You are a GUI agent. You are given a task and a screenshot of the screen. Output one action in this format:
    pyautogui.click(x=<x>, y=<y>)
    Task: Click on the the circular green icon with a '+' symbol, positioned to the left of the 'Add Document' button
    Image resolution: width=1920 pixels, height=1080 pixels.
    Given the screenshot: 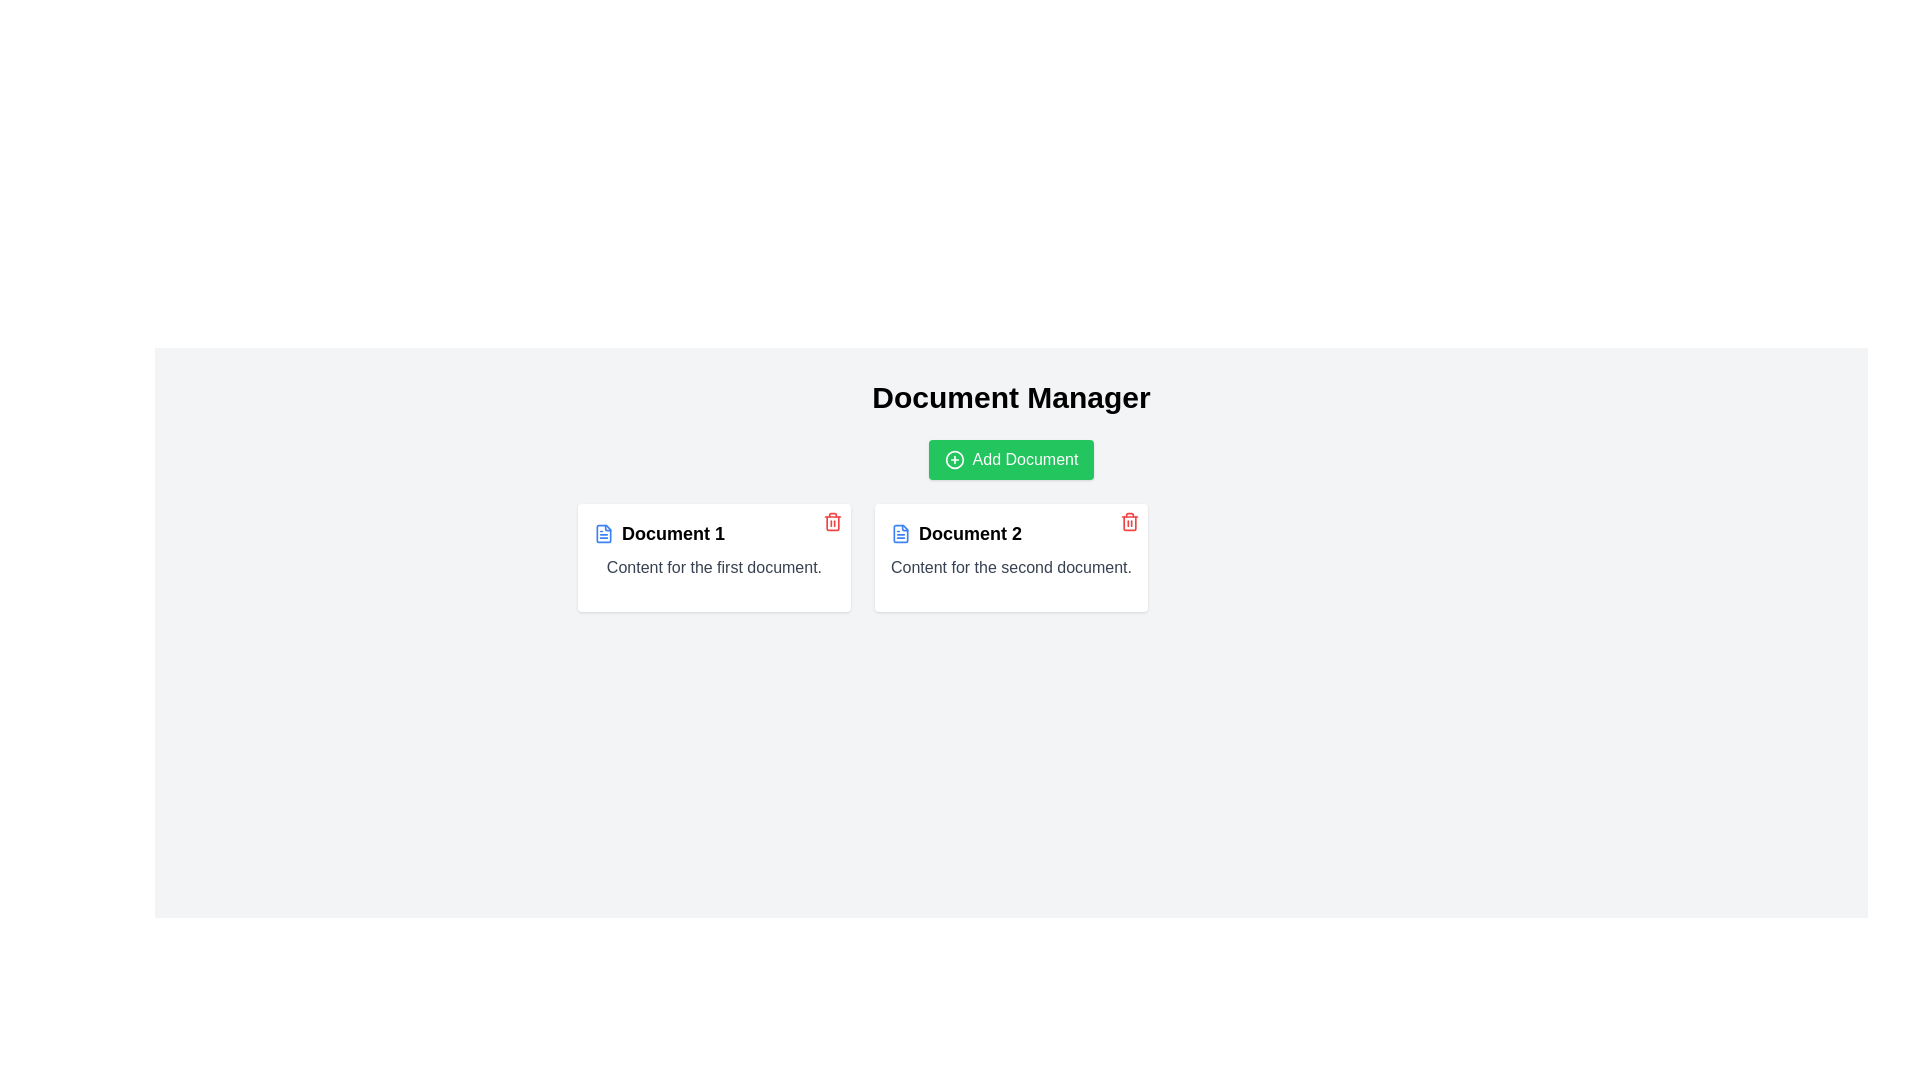 What is the action you would take?
    pyautogui.click(x=953, y=459)
    